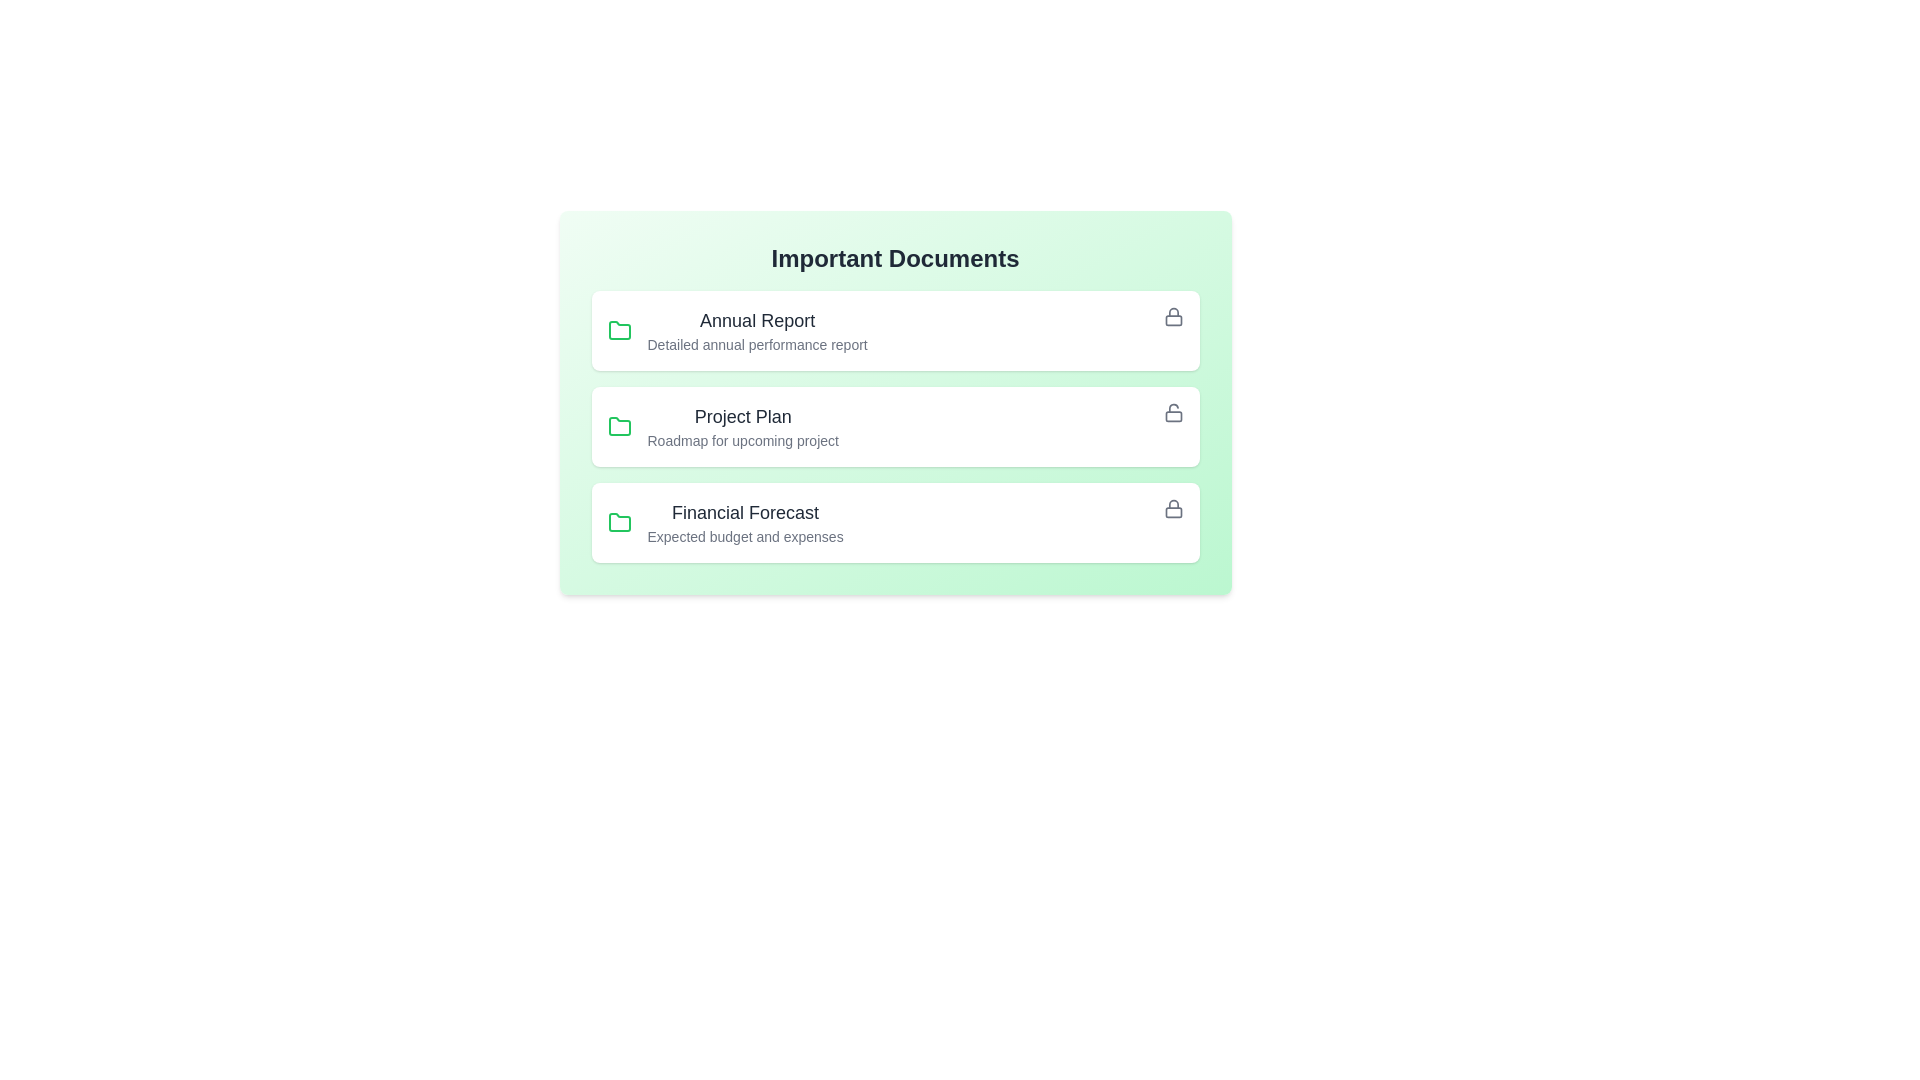 The height and width of the screenshot is (1080, 1920). Describe the element at coordinates (618, 330) in the screenshot. I see `the folder icon corresponding to the document titled Annual Report` at that location.